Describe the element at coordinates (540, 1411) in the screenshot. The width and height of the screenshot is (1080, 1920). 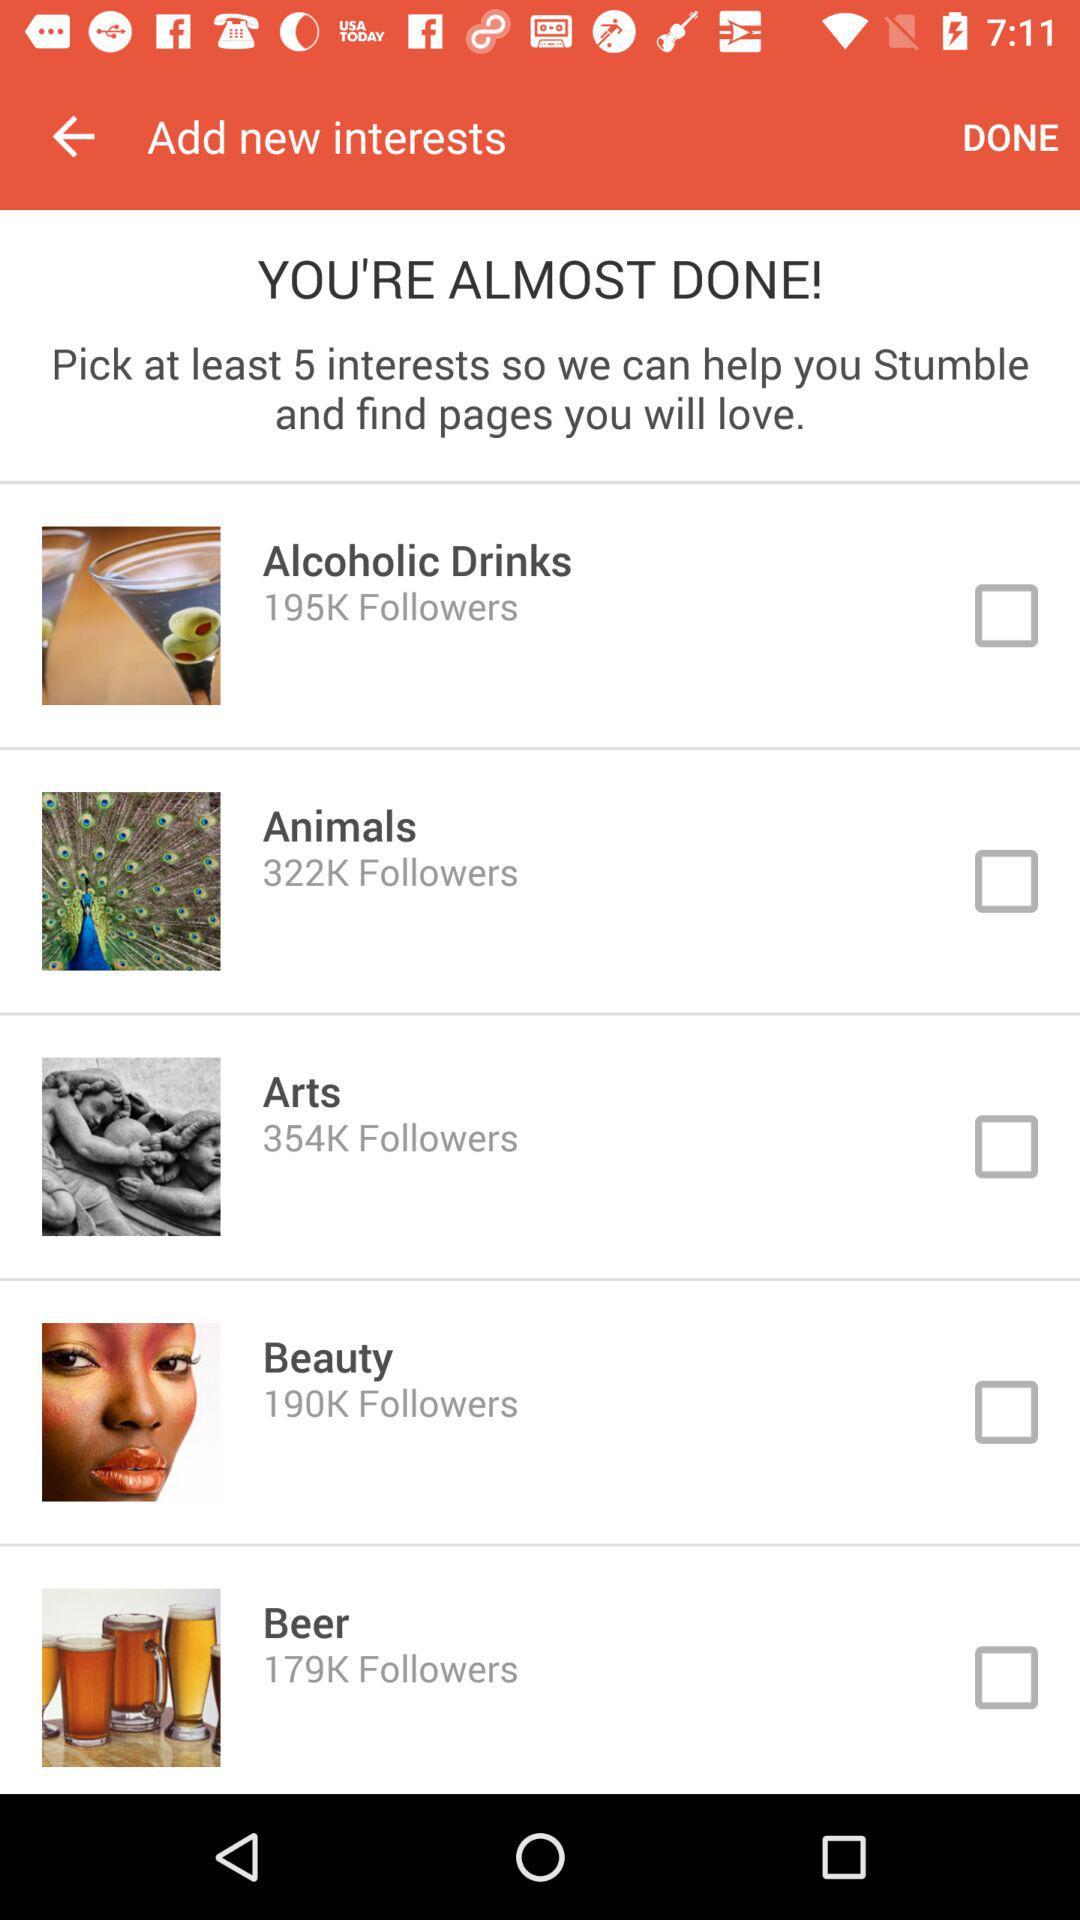
I see `one picture` at that location.